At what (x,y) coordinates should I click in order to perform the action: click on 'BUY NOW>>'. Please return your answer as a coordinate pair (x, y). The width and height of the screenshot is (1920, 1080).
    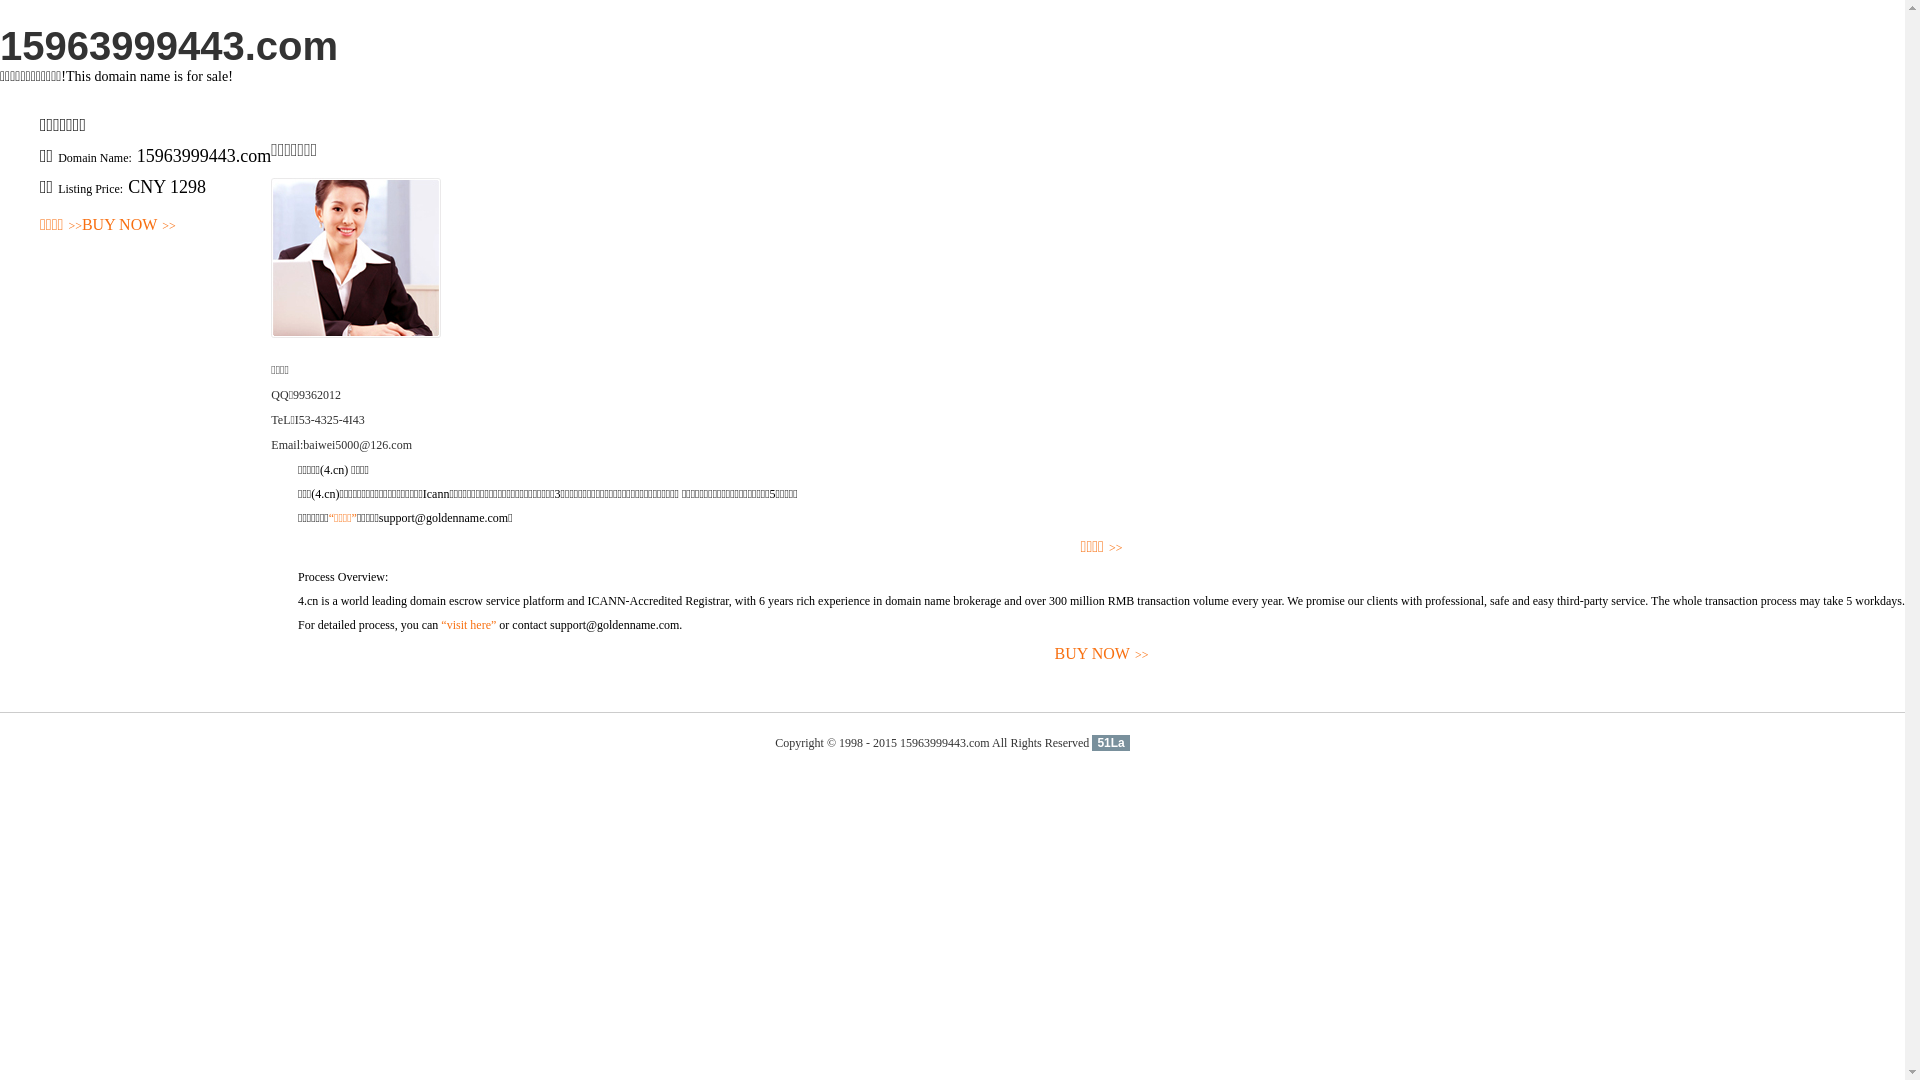
    Looking at the image, I should click on (1100, 654).